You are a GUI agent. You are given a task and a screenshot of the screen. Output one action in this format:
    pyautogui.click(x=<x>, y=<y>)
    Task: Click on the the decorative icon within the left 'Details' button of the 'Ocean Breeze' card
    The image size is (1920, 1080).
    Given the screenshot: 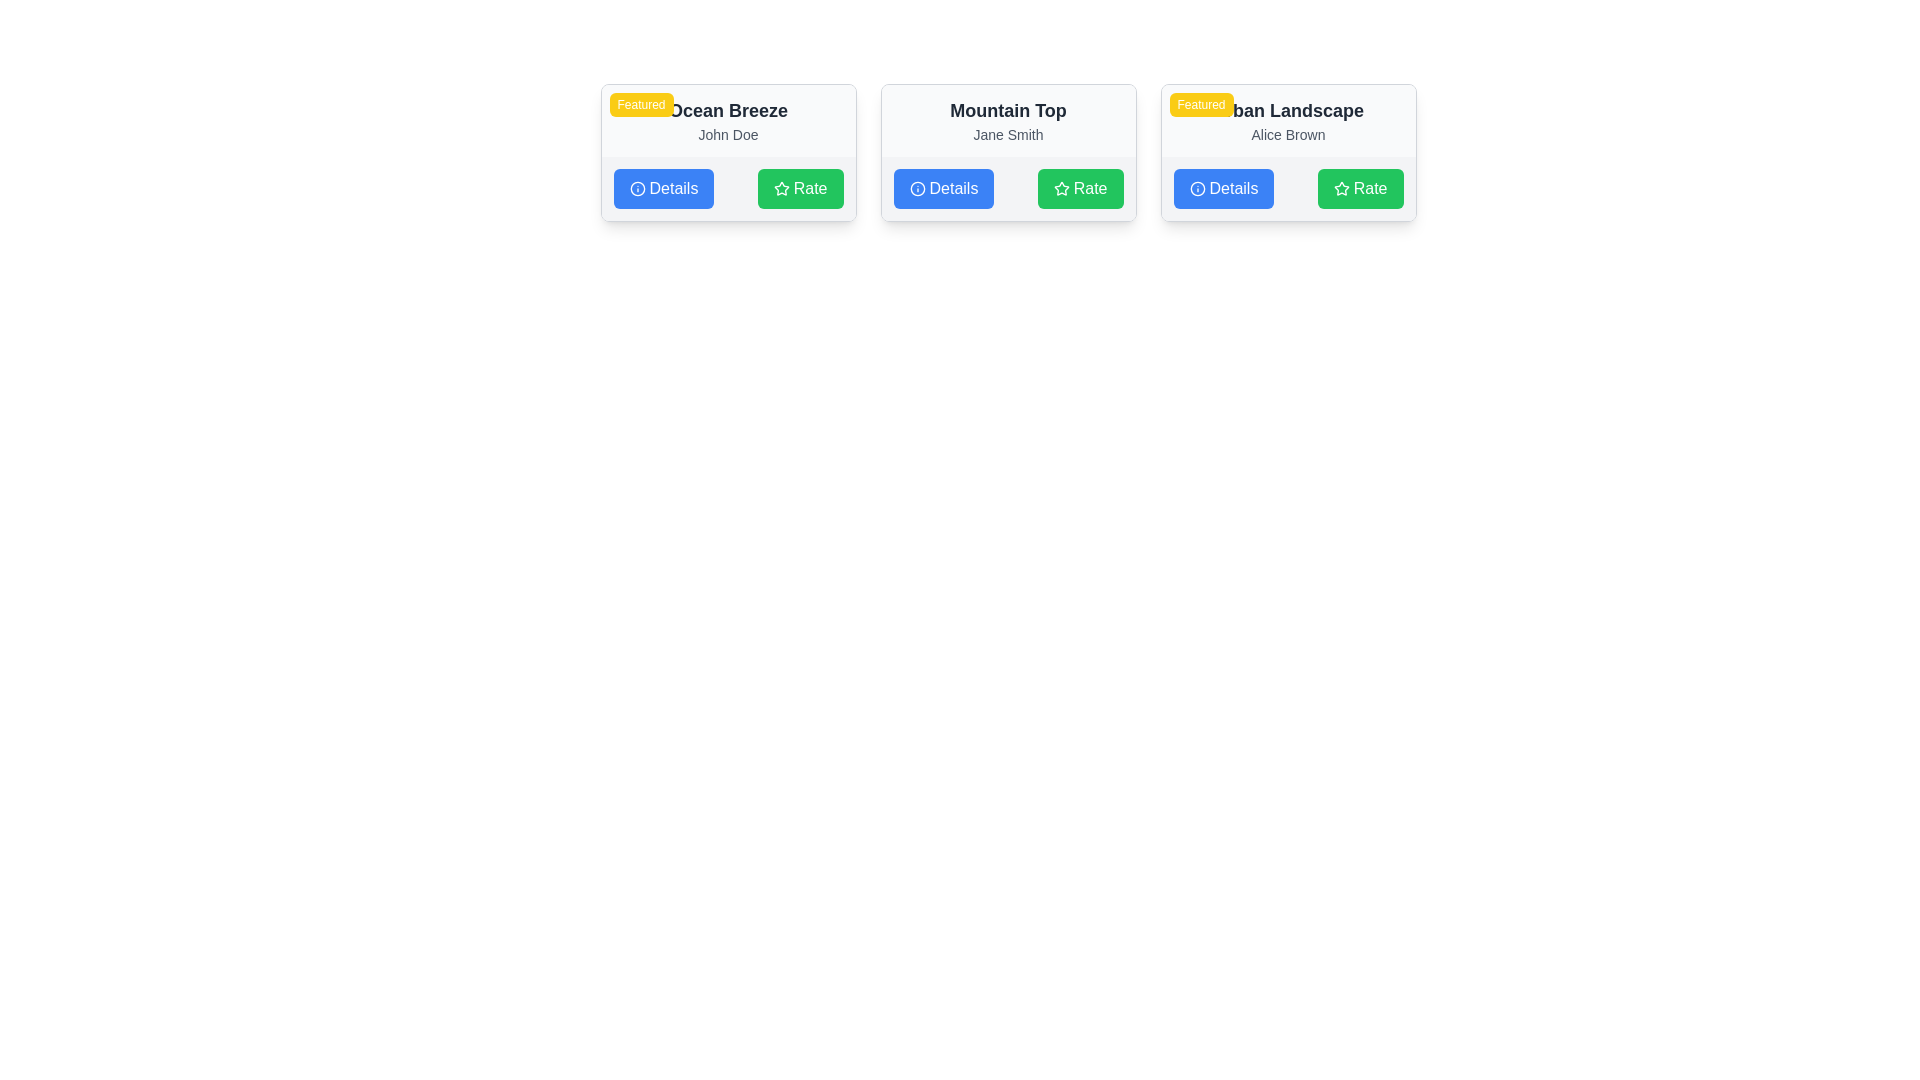 What is the action you would take?
    pyautogui.click(x=636, y=189)
    